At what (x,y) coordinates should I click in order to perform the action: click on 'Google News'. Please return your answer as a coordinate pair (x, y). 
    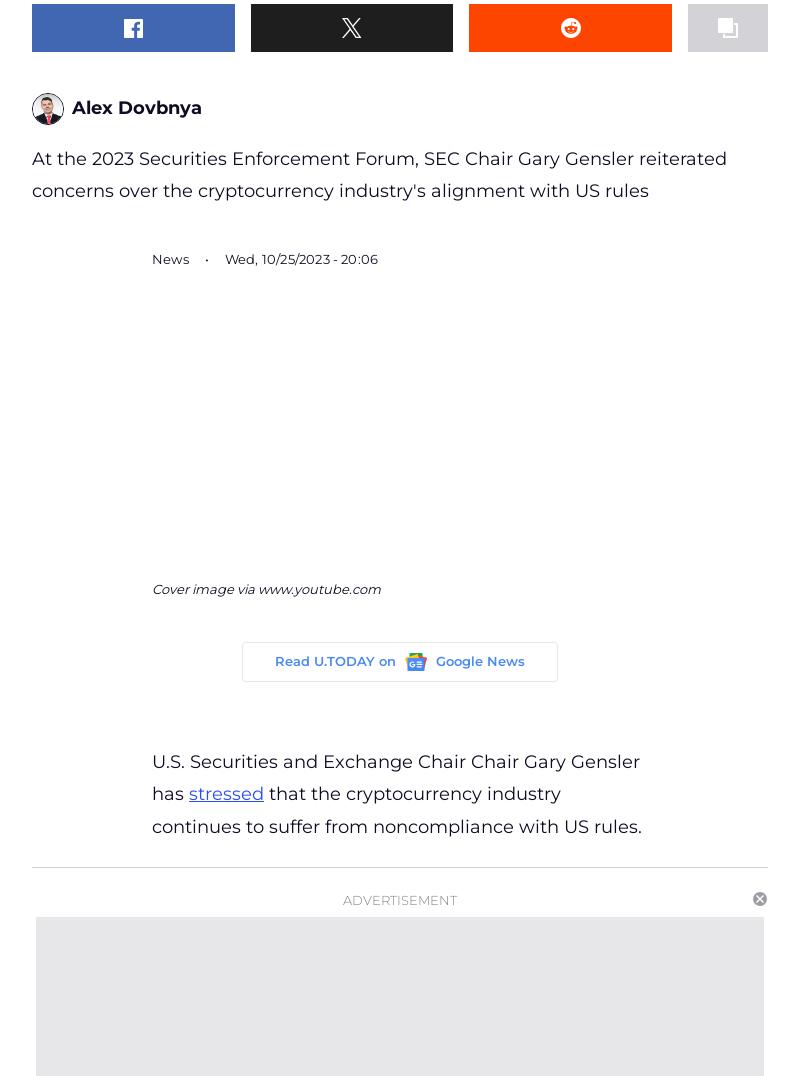
    Looking at the image, I should click on (480, 659).